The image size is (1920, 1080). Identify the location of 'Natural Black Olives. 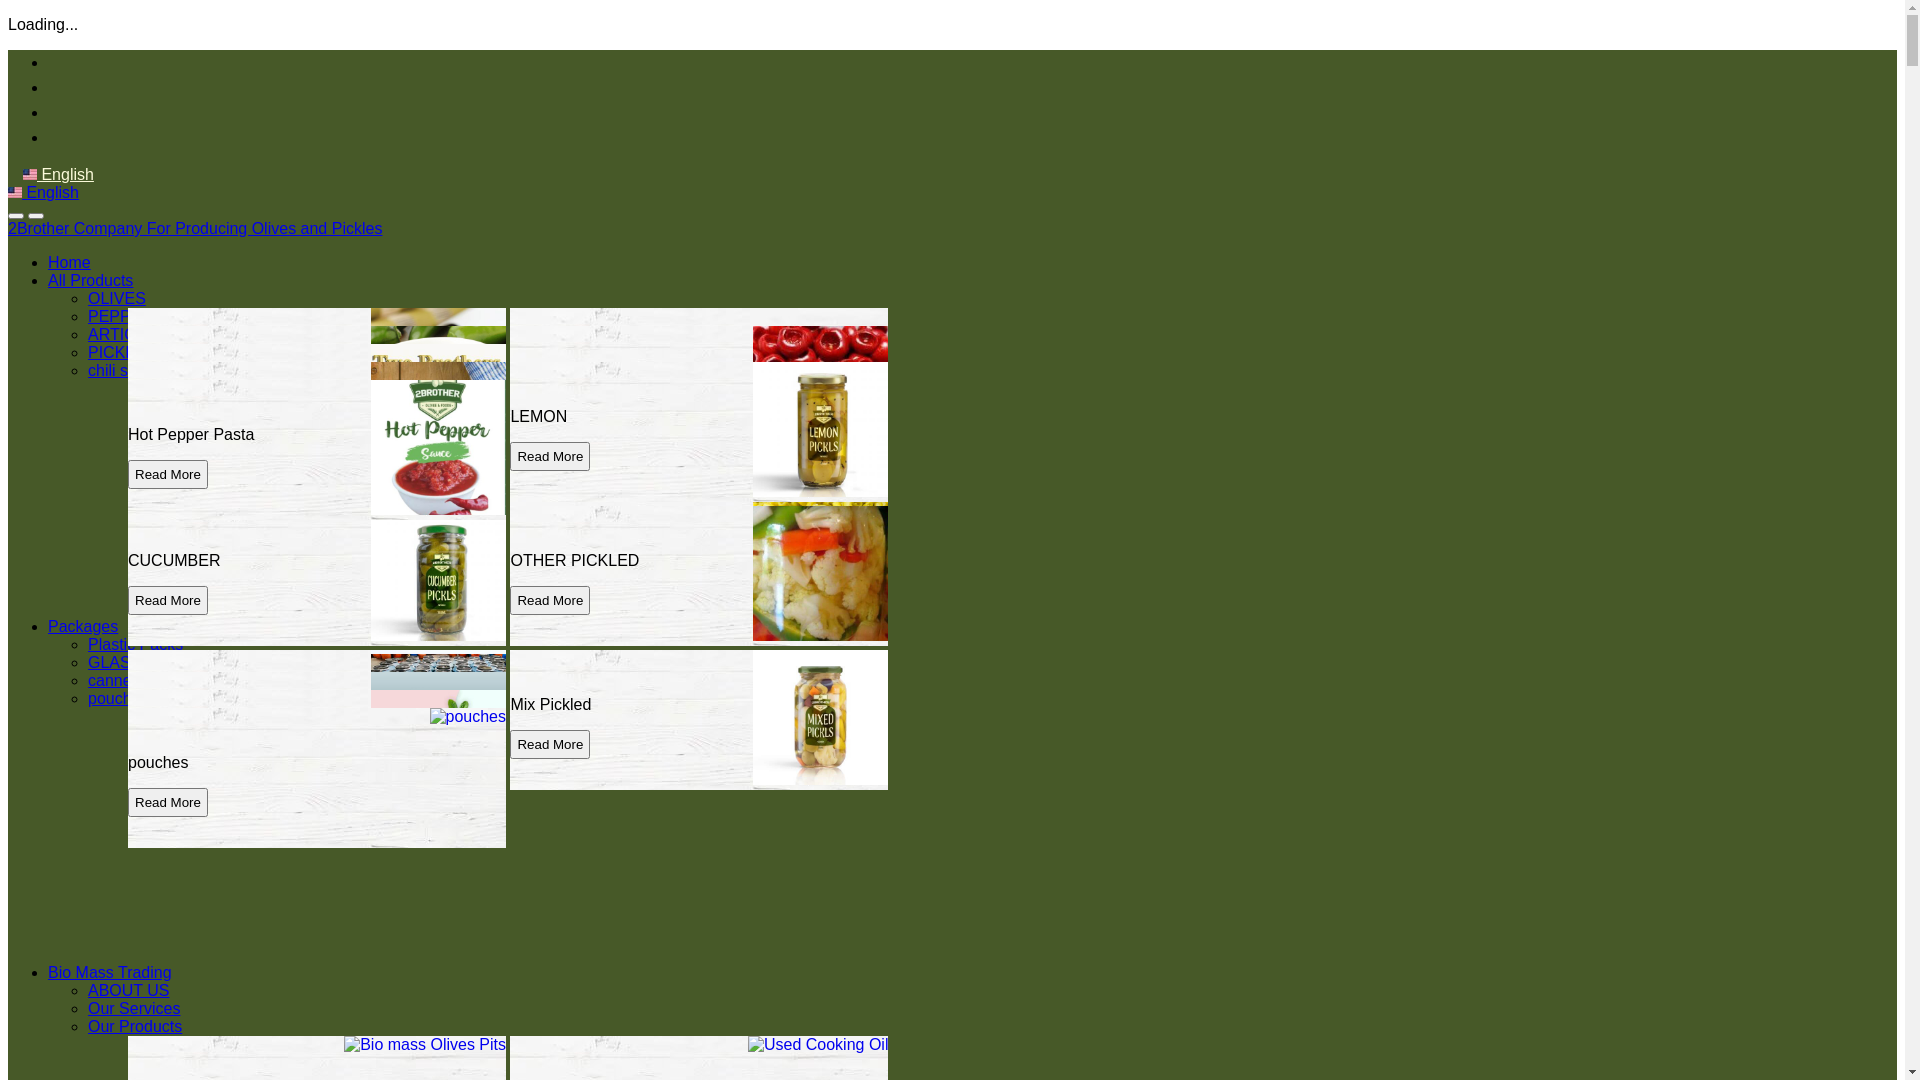
(699, 378).